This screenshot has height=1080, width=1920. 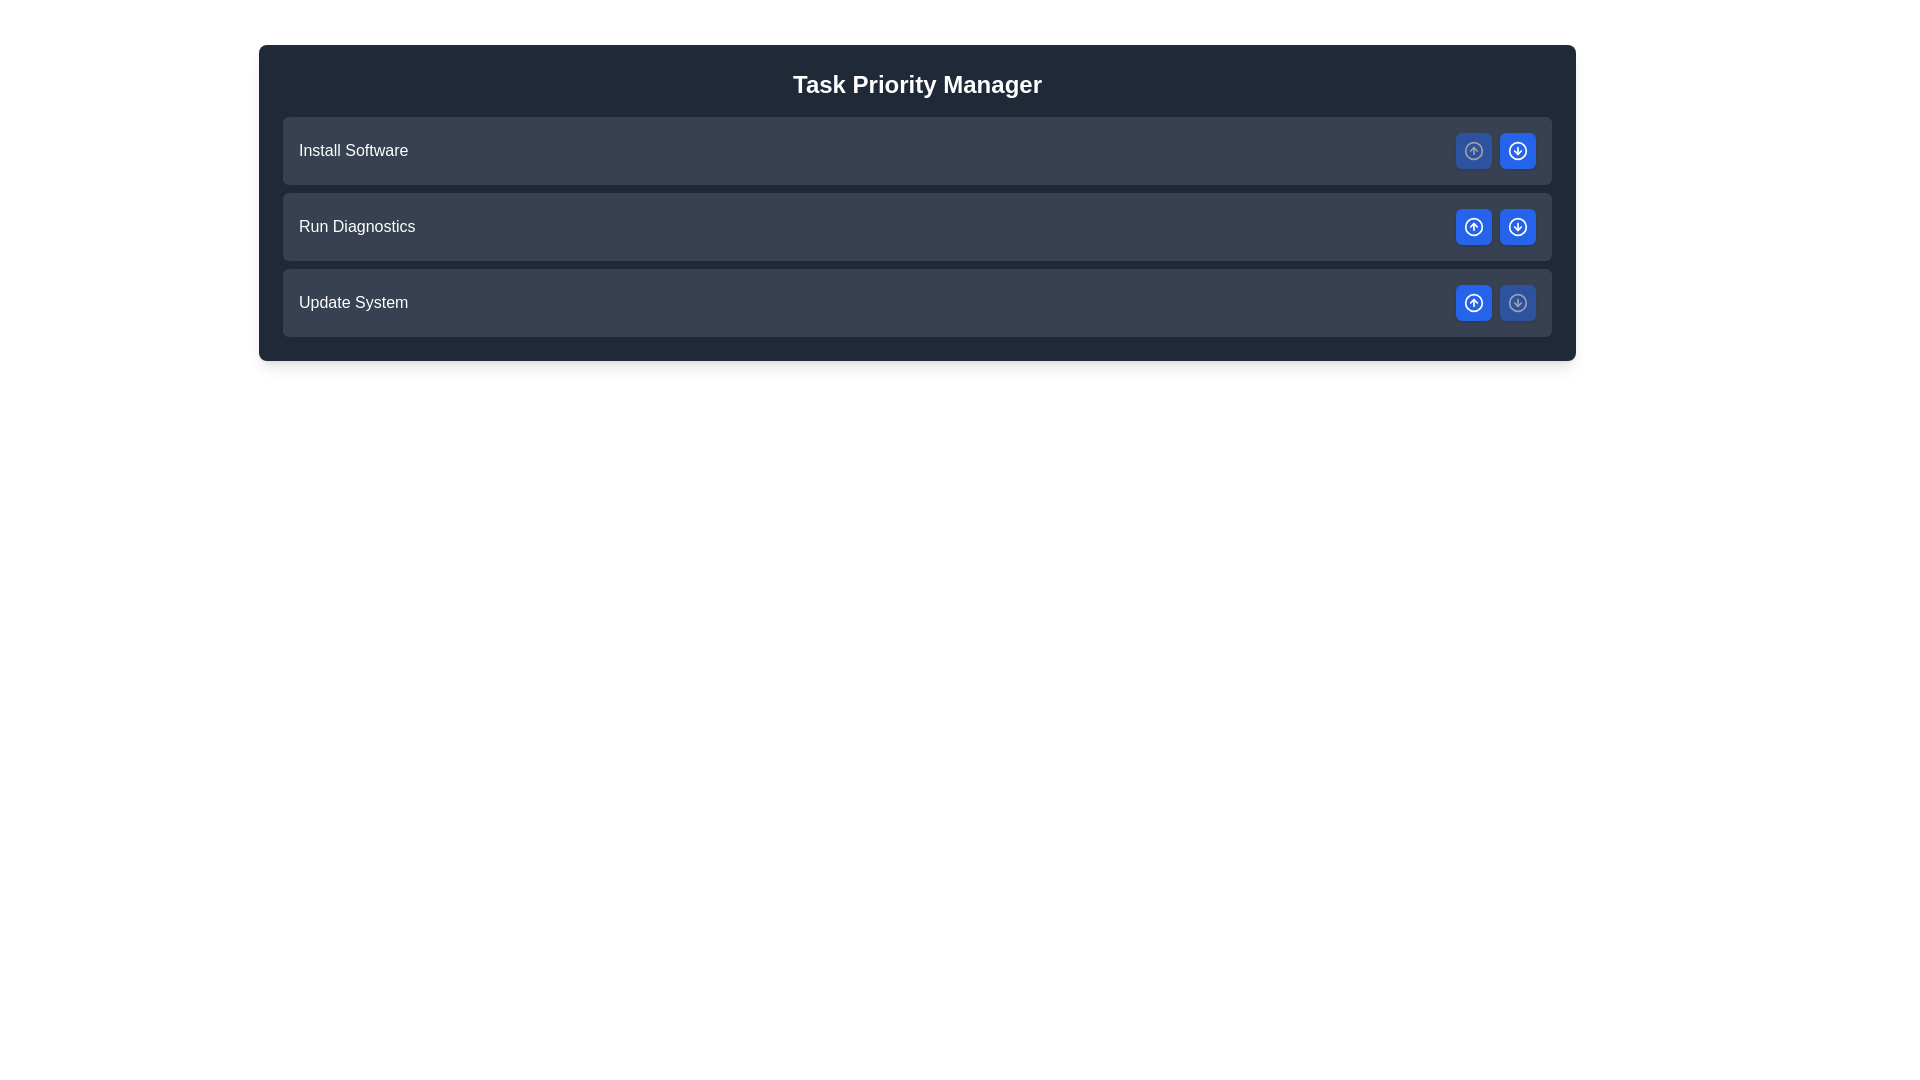 What do you see at coordinates (1473, 226) in the screenshot?
I see `the SVG circle element located in the third task row, adjacent to the right-side controls, which is part of an icon representing a circle with an upward arrow` at bounding box center [1473, 226].